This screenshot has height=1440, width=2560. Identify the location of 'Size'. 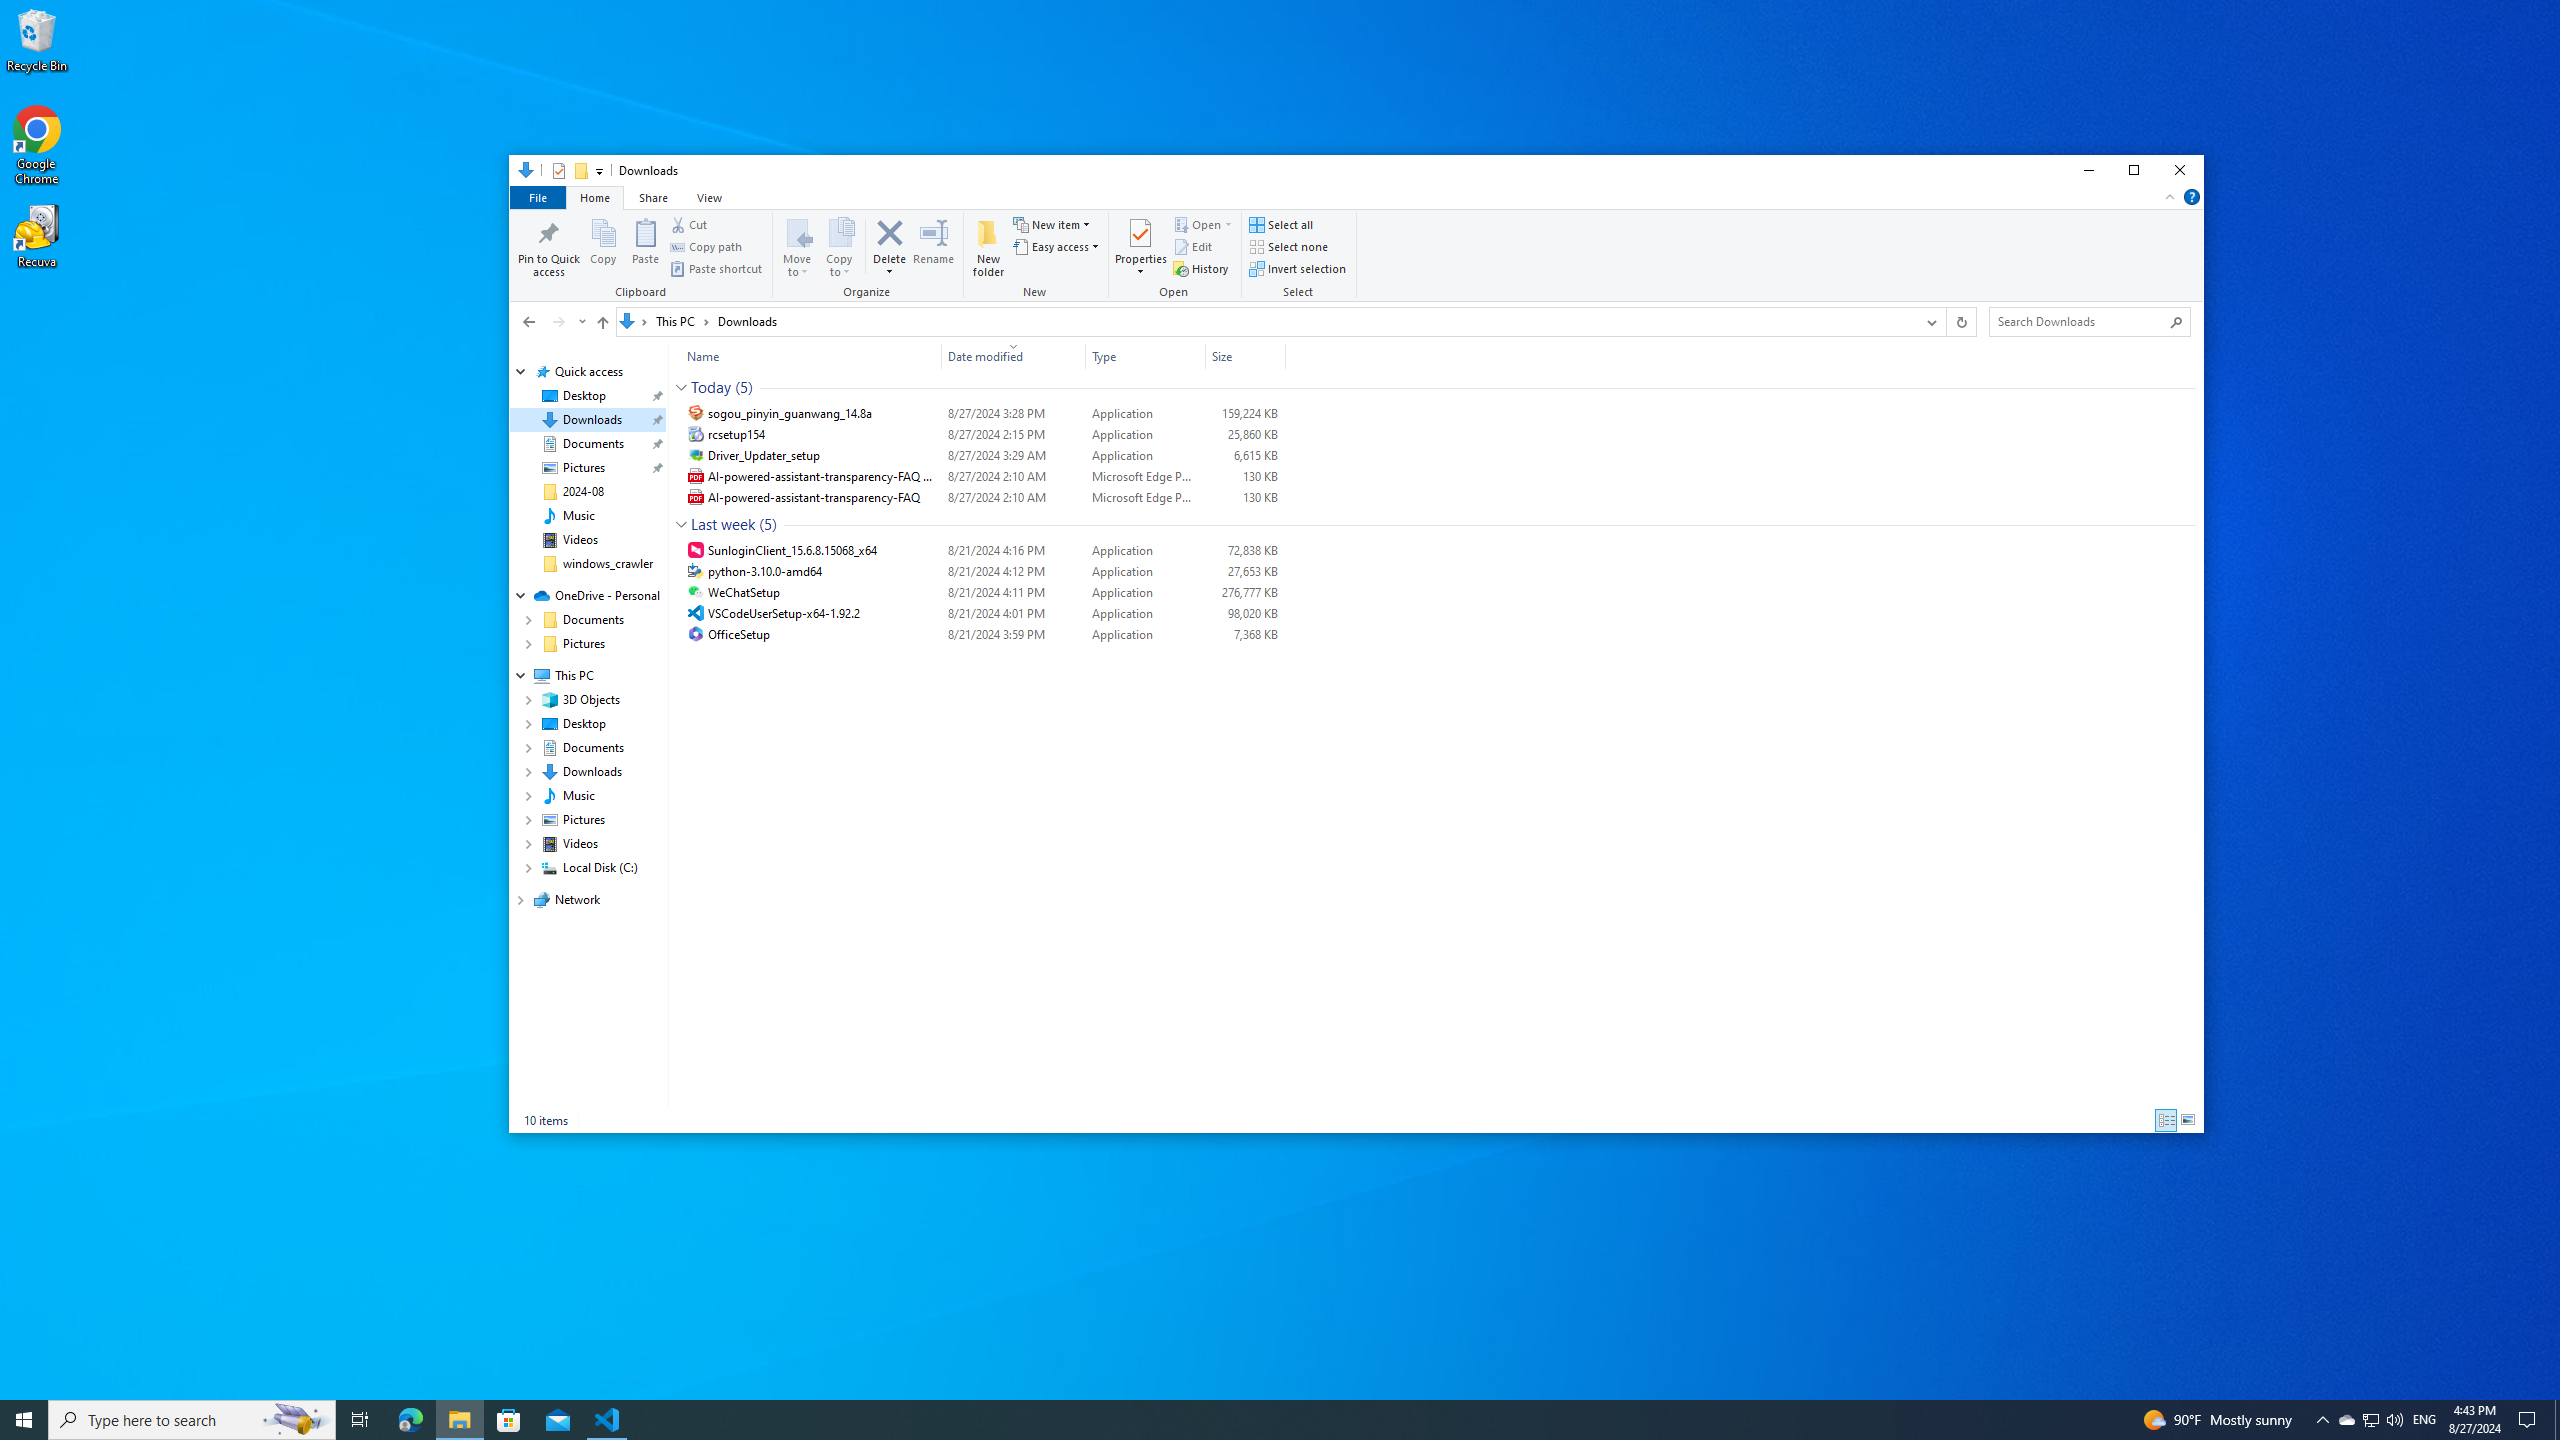
(1244, 356).